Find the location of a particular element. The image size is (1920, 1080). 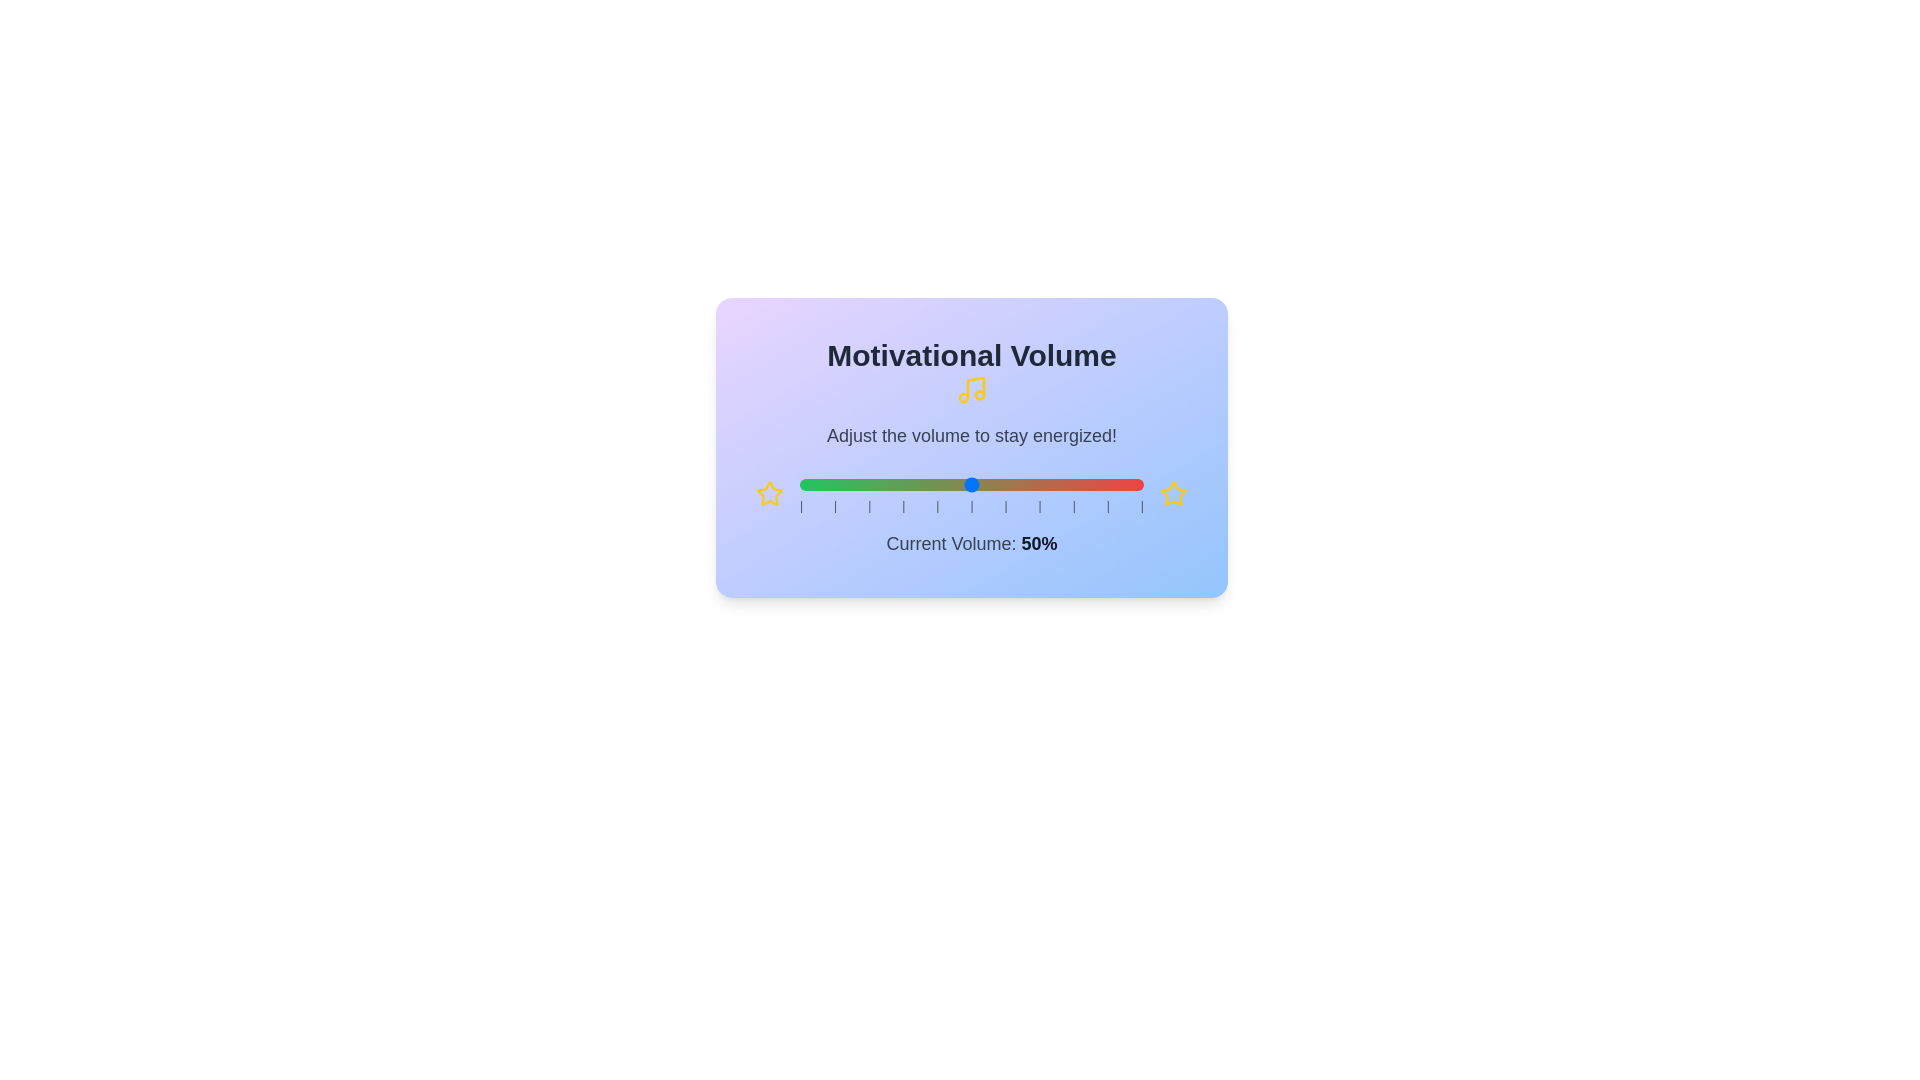

the volume slider to set the volume to 1% is located at coordinates (803, 485).